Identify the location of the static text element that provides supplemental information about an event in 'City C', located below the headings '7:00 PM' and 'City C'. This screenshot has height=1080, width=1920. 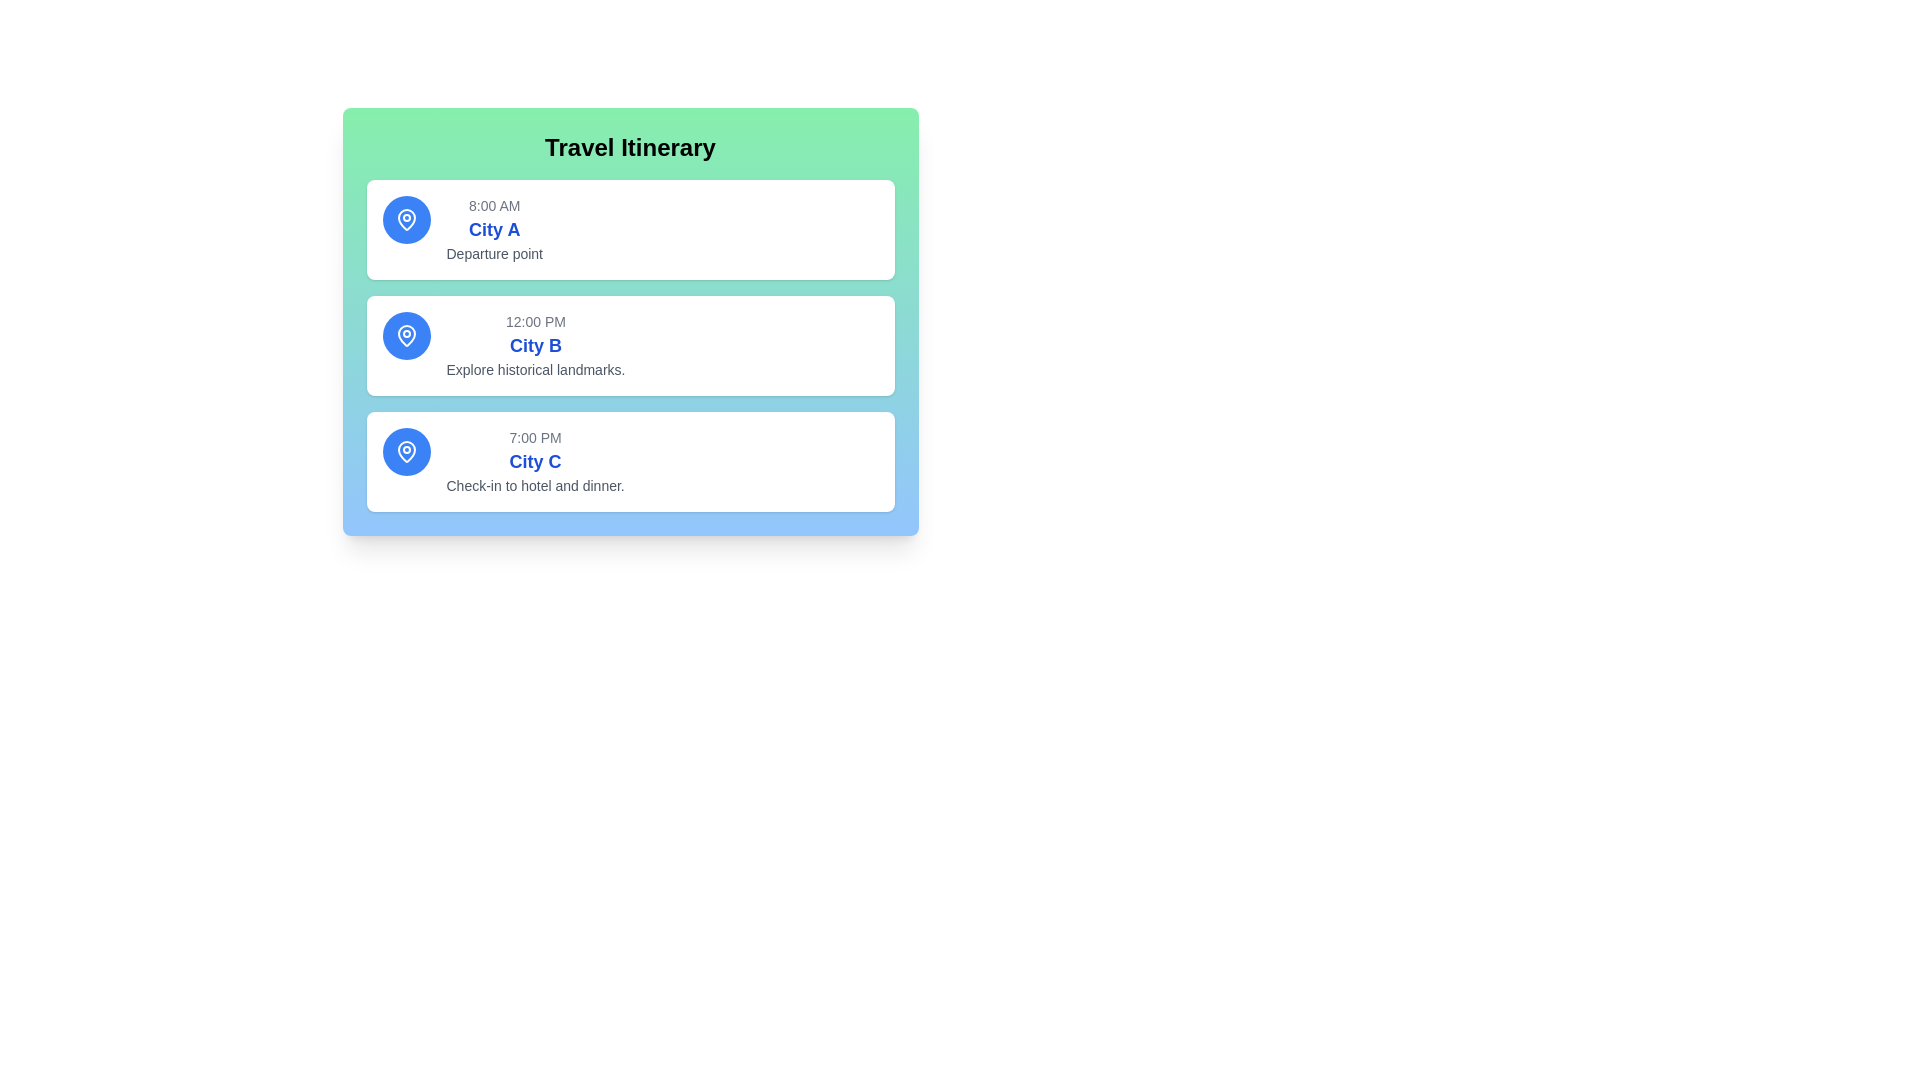
(535, 486).